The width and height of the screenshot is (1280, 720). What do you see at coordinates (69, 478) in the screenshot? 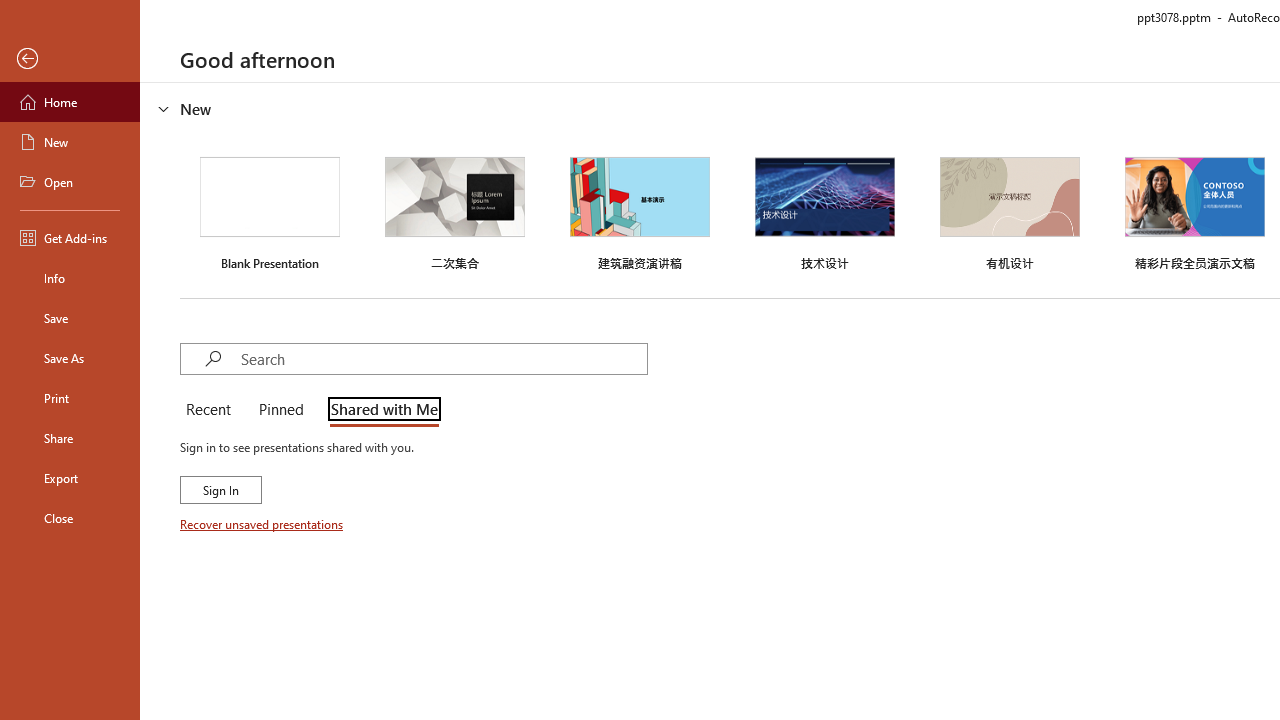
I see `'Export'` at bounding box center [69, 478].